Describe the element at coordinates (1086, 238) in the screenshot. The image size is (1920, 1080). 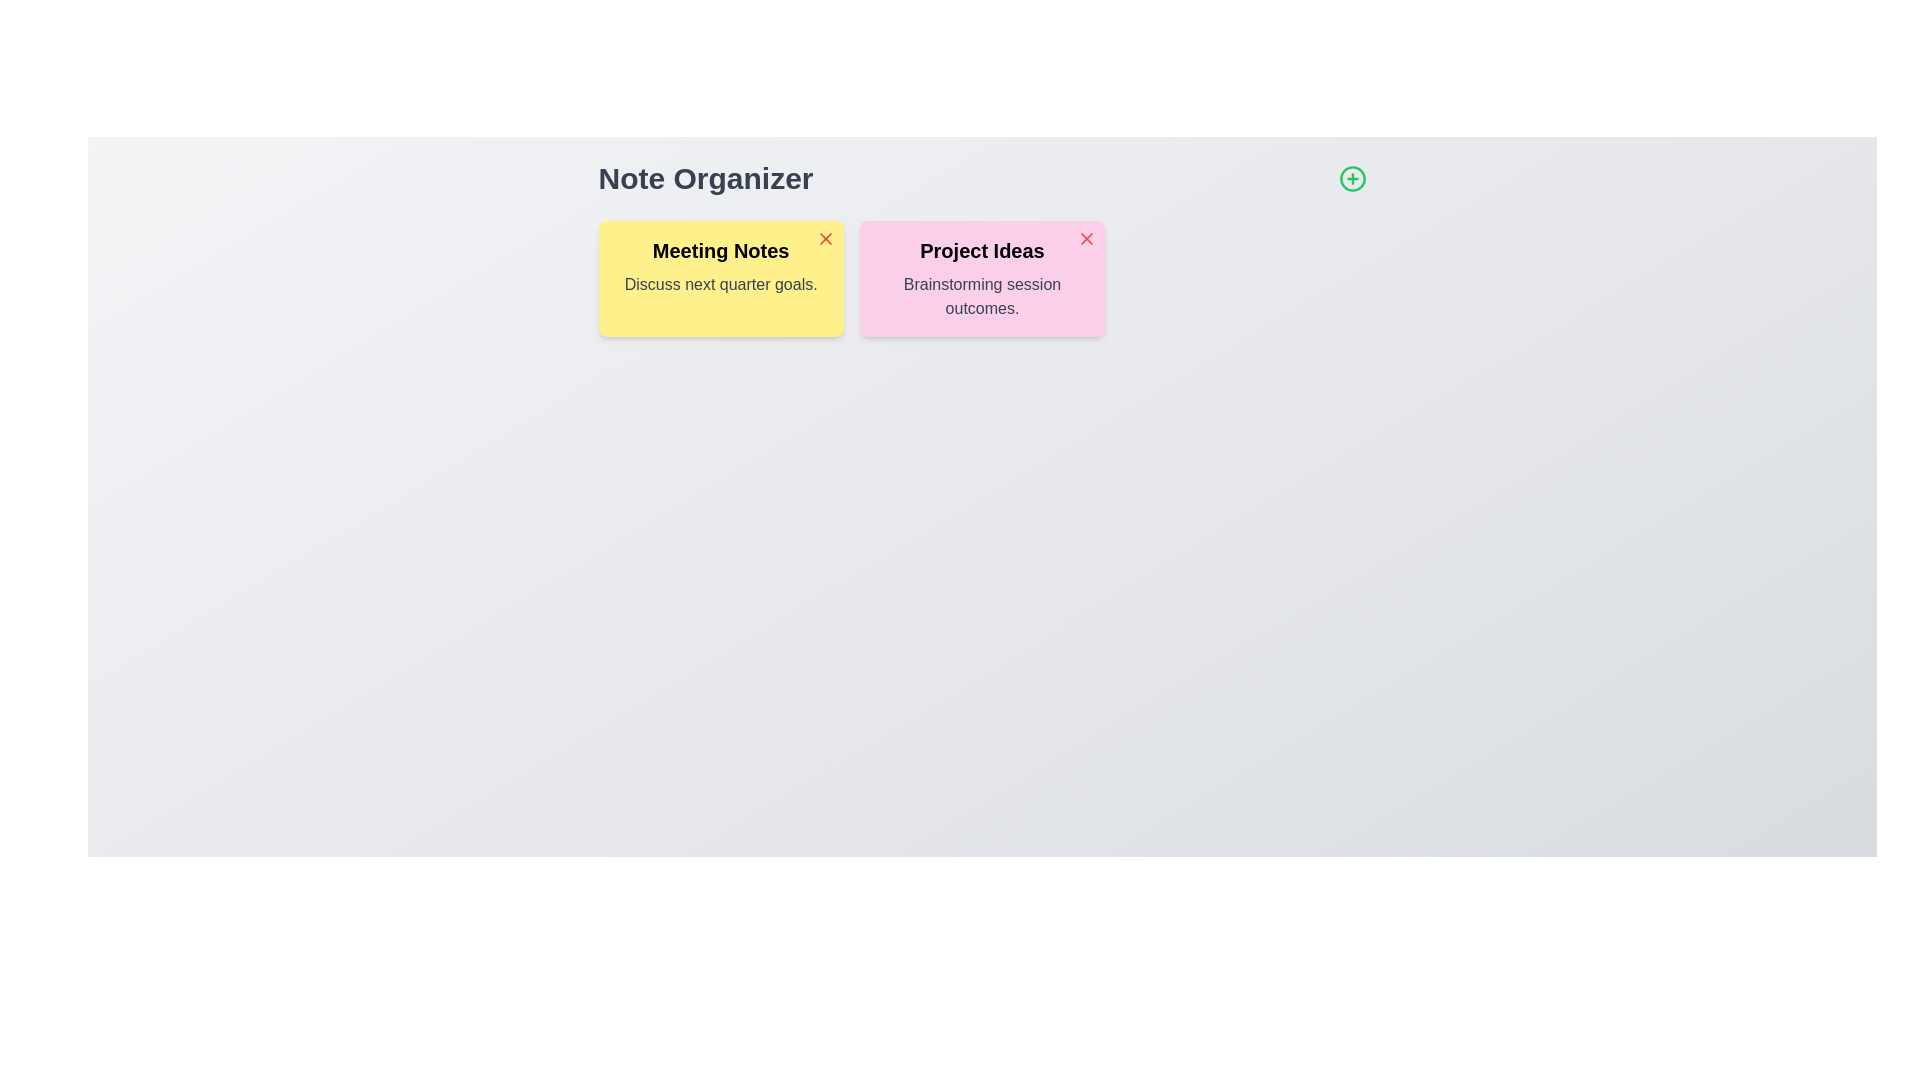
I see `the dismiss button located in the top-right corner of the 'Project Ideas' card to change its color` at that location.